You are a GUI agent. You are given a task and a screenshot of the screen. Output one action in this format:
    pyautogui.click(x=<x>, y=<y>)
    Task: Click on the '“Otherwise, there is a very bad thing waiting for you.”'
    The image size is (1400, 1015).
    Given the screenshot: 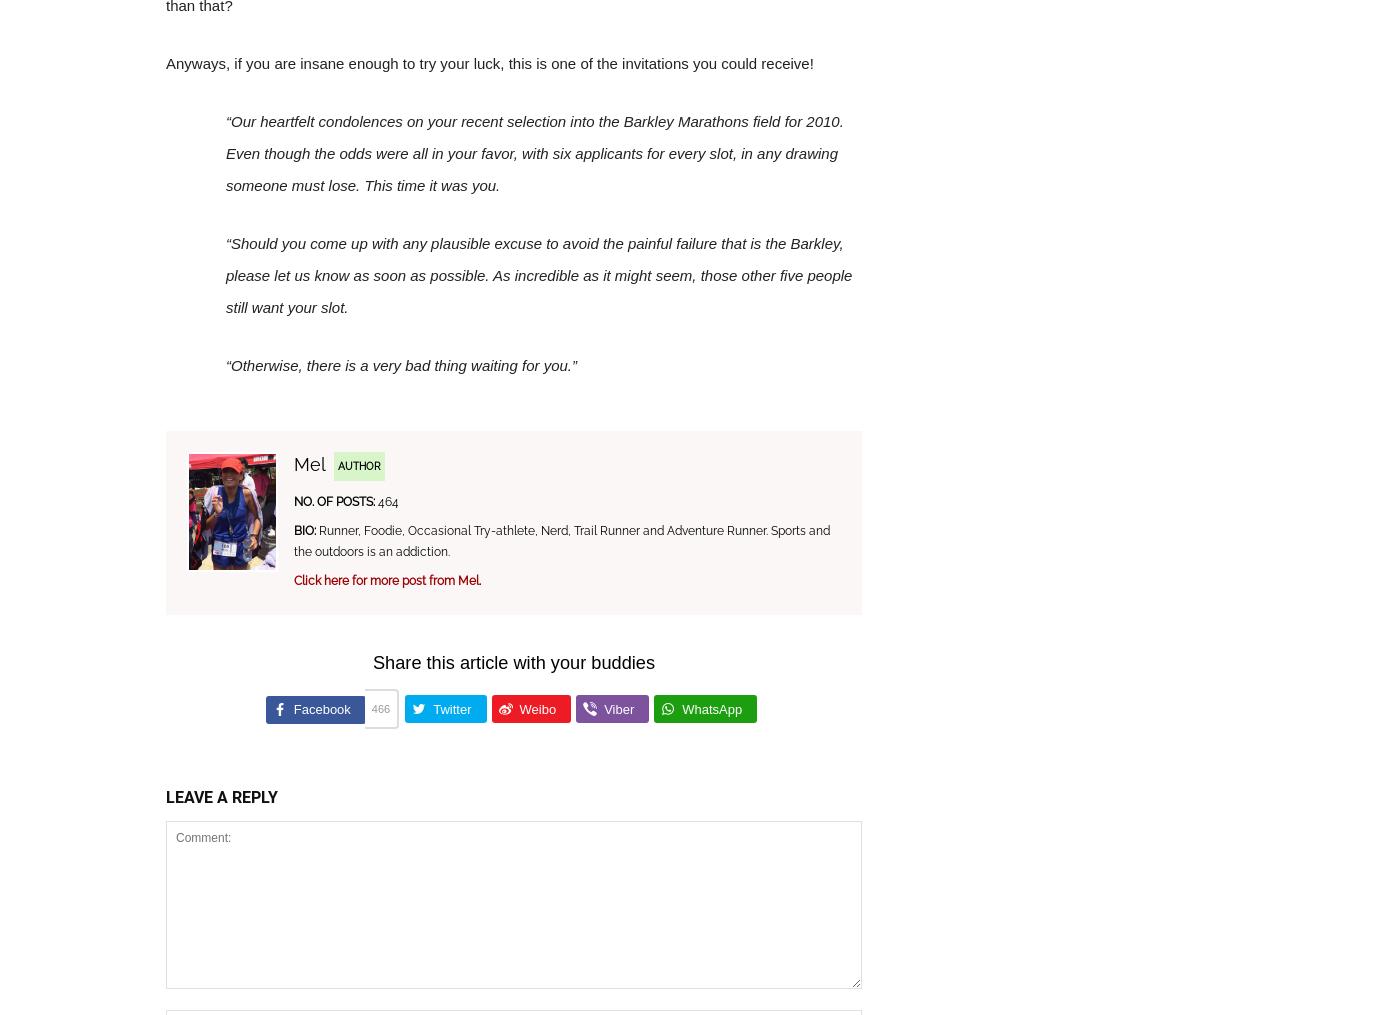 What is the action you would take?
    pyautogui.click(x=401, y=365)
    